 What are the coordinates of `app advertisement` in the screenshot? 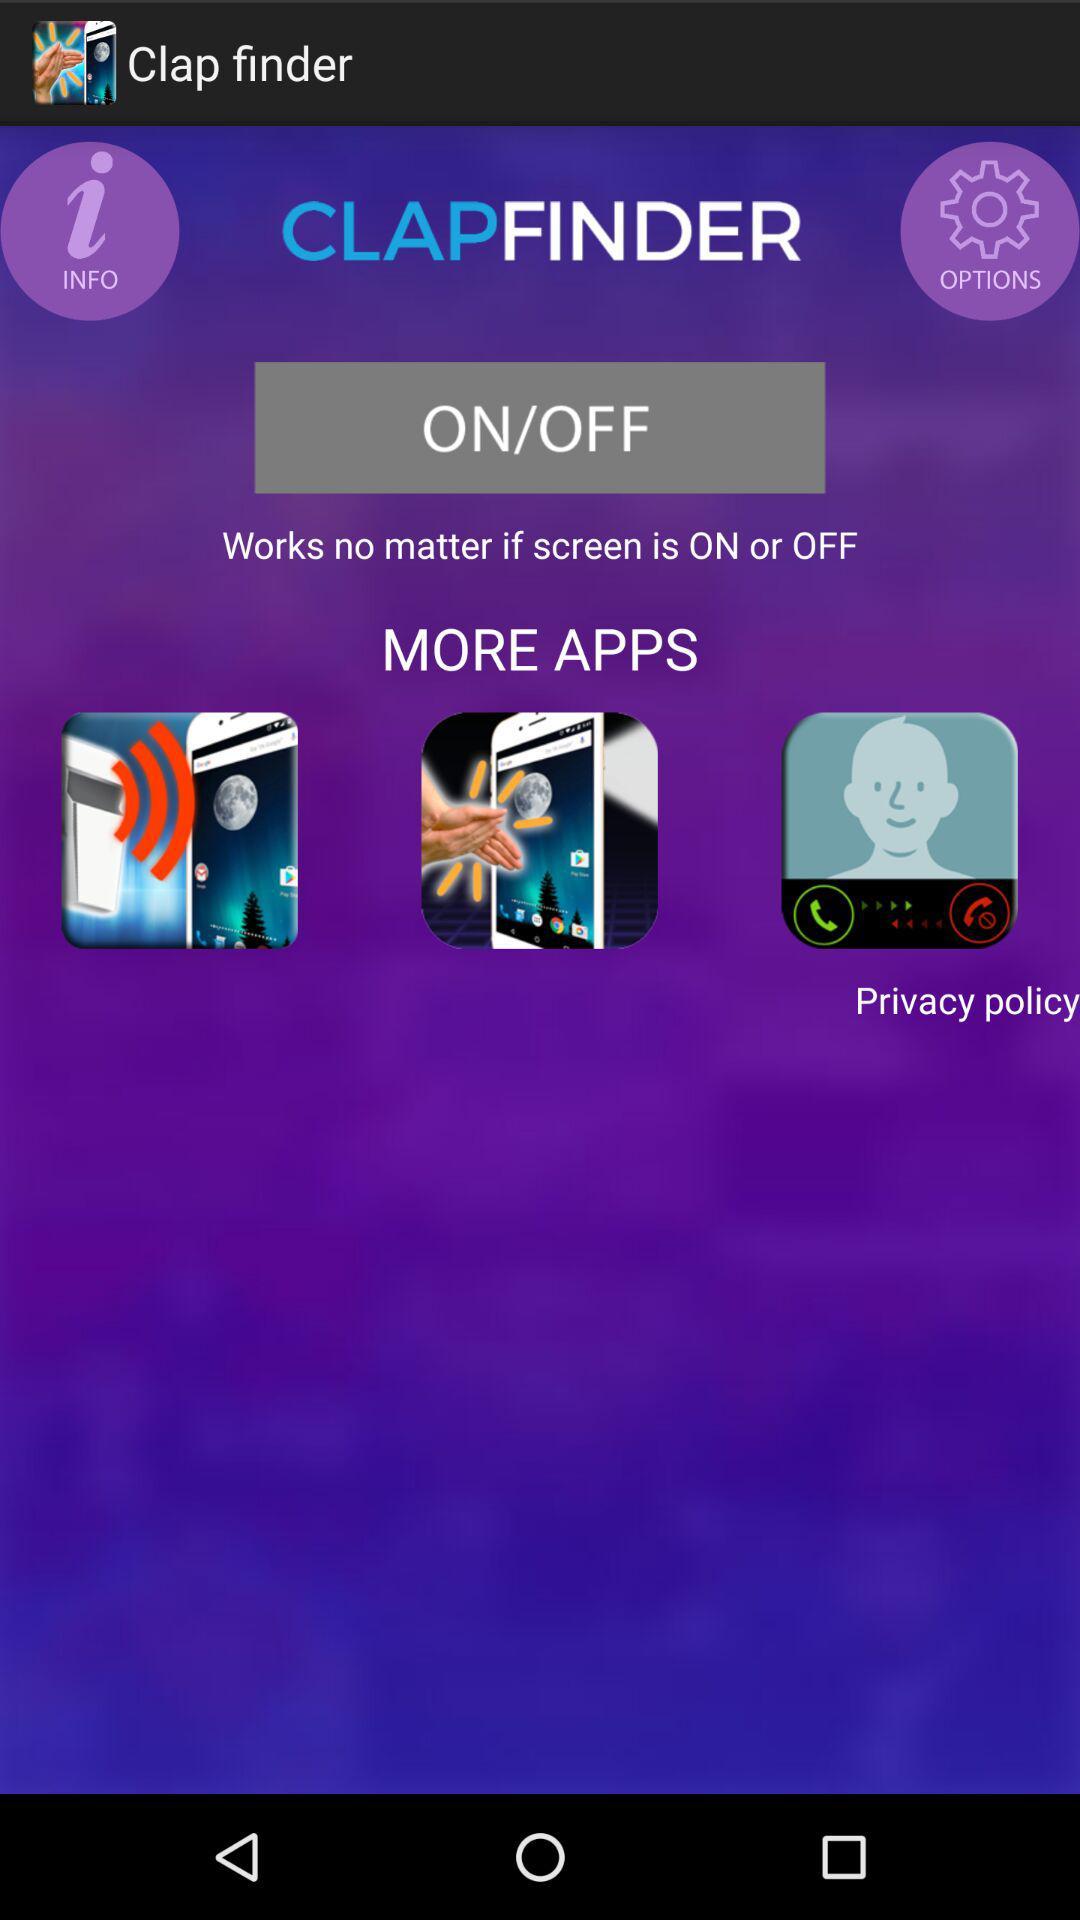 It's located at (898, 830).